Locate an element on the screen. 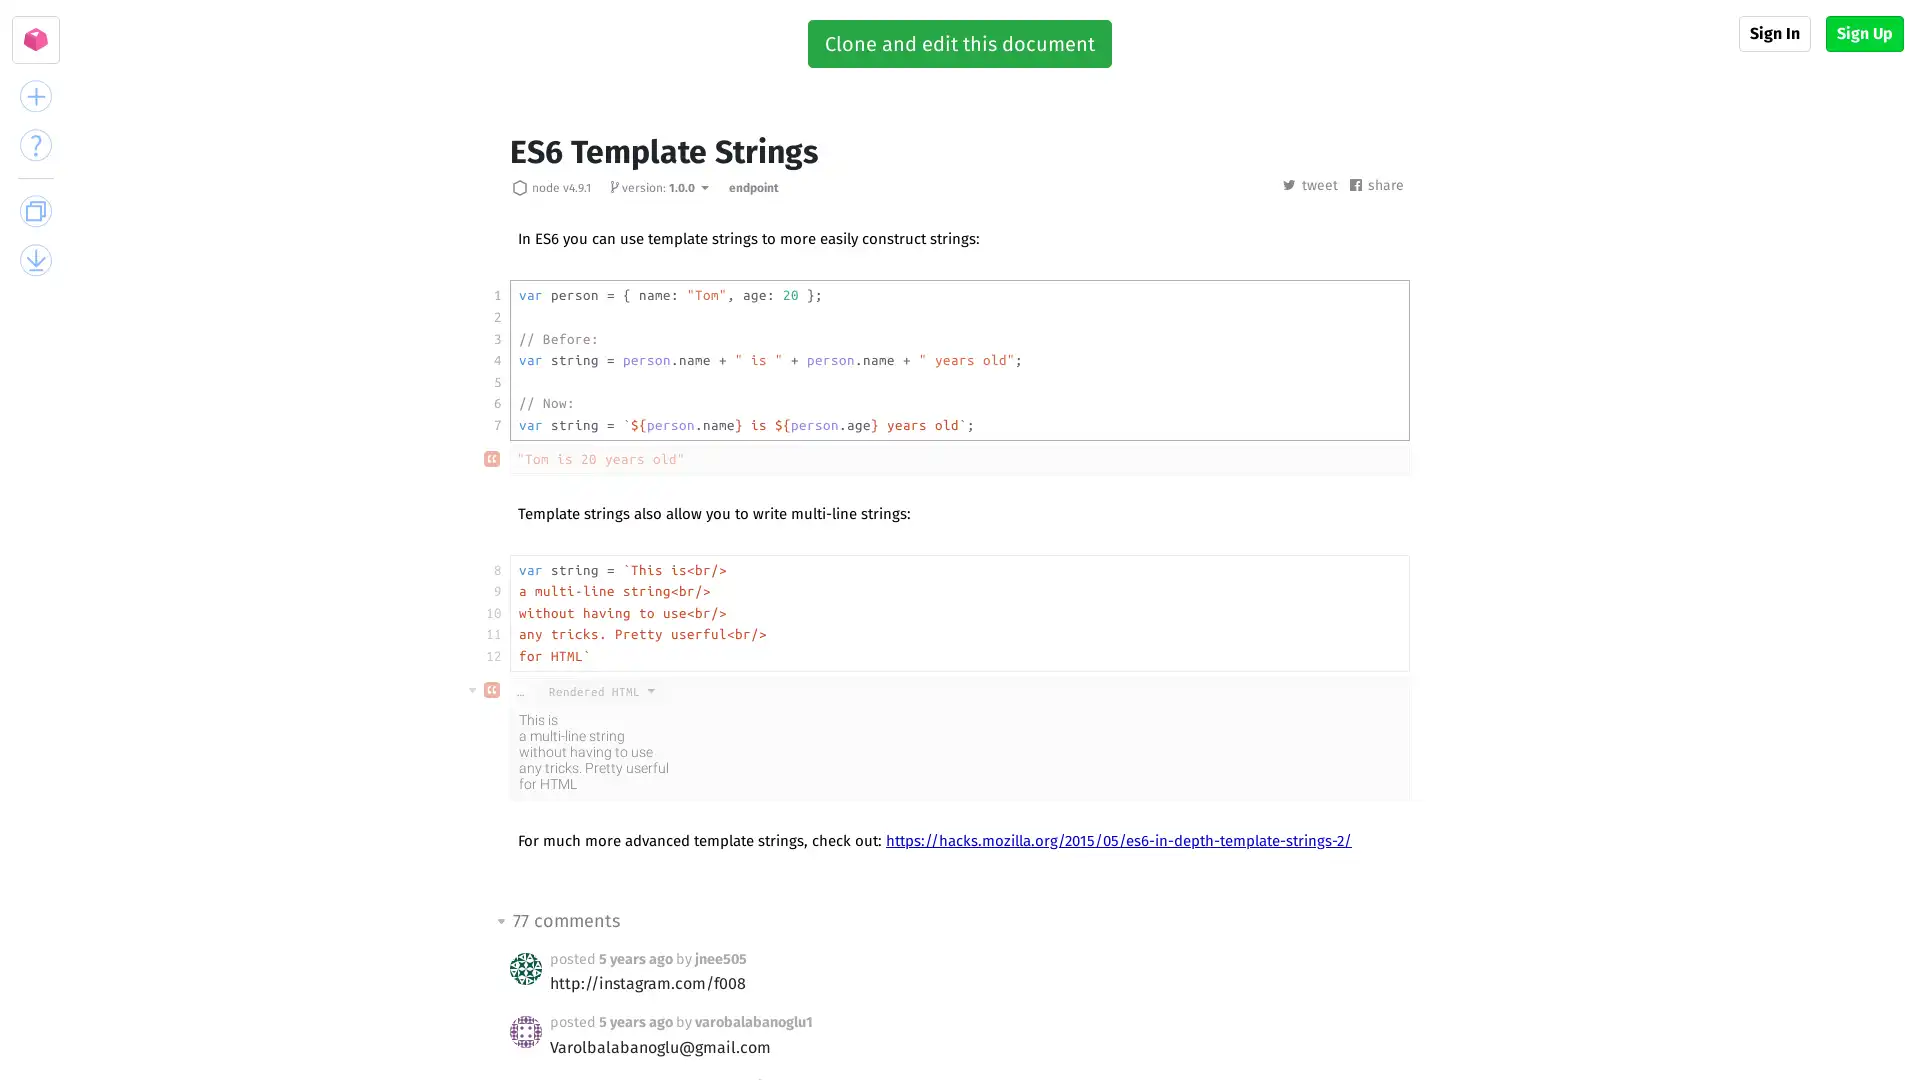  Clone and edit this document is located at coordinates (960, 43).